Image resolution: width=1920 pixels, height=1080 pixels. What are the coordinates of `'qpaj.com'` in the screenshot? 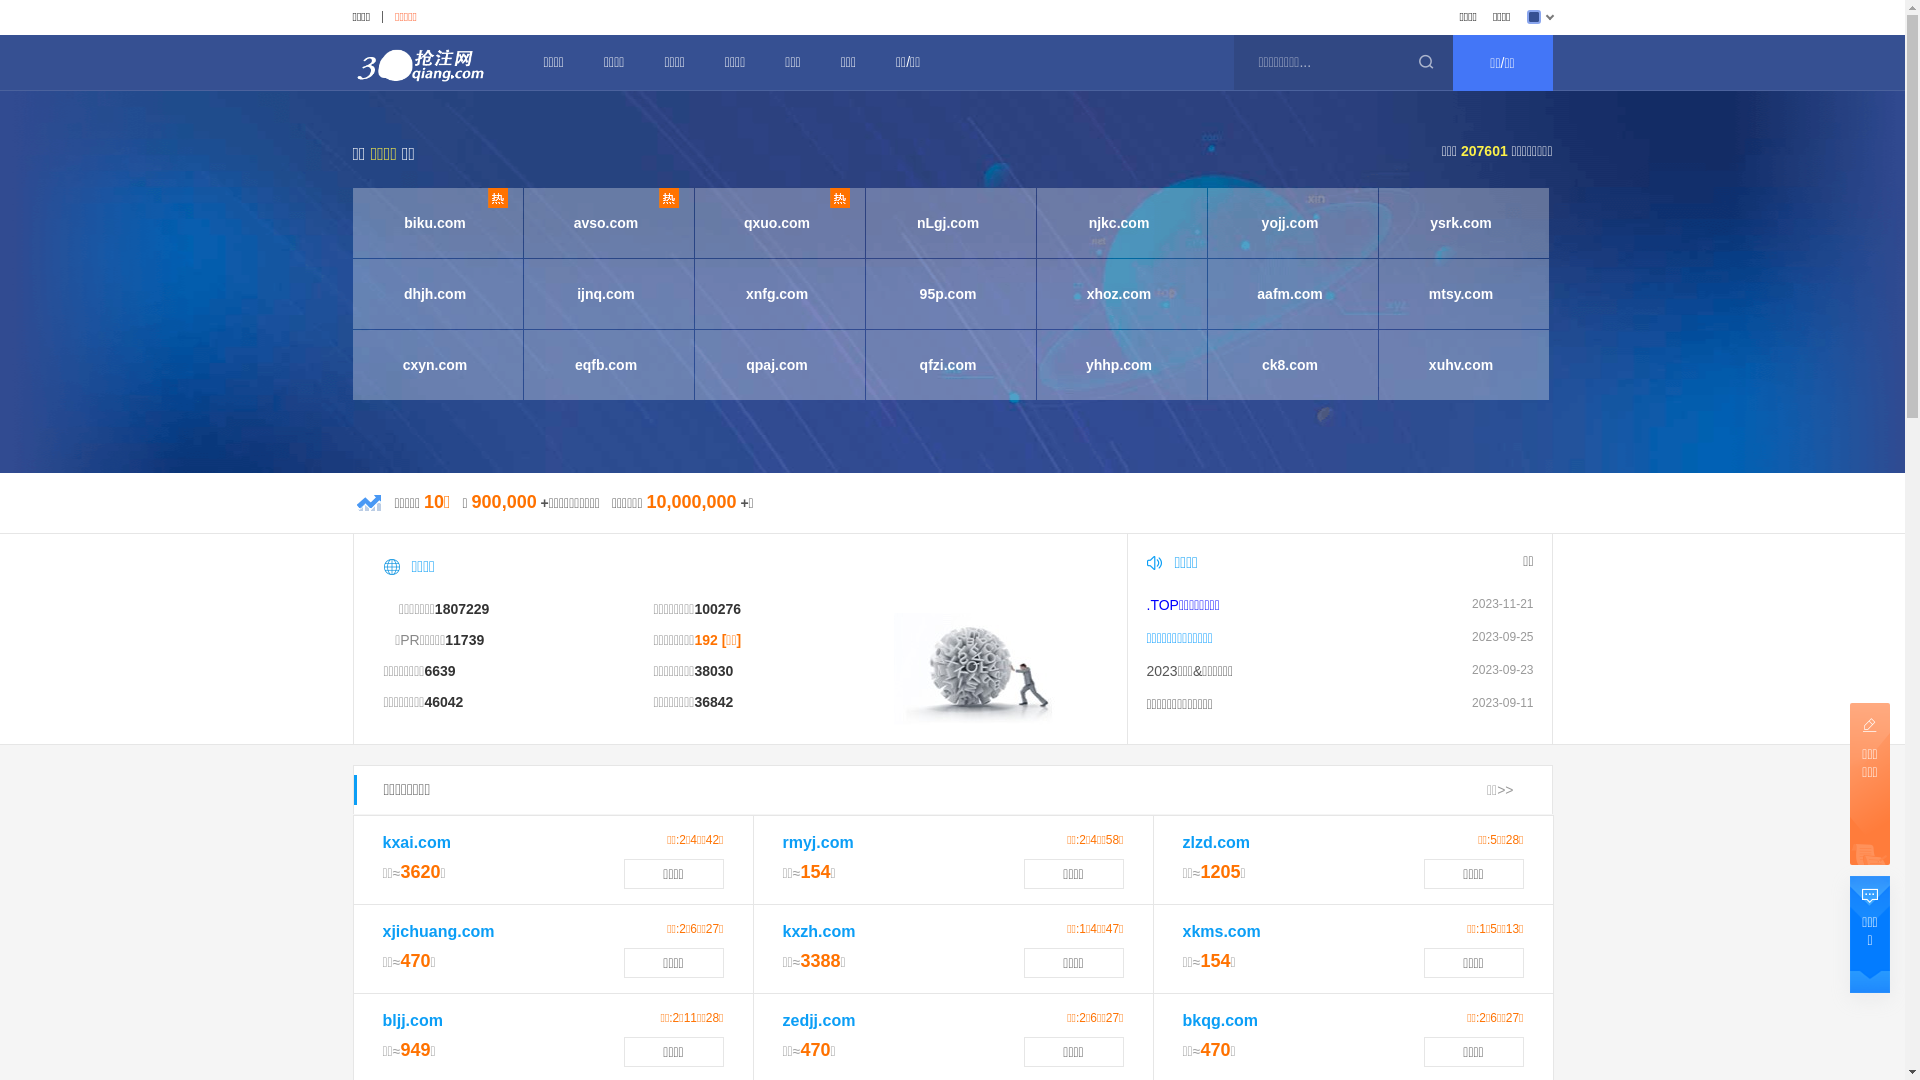 It's located at (775, 365).